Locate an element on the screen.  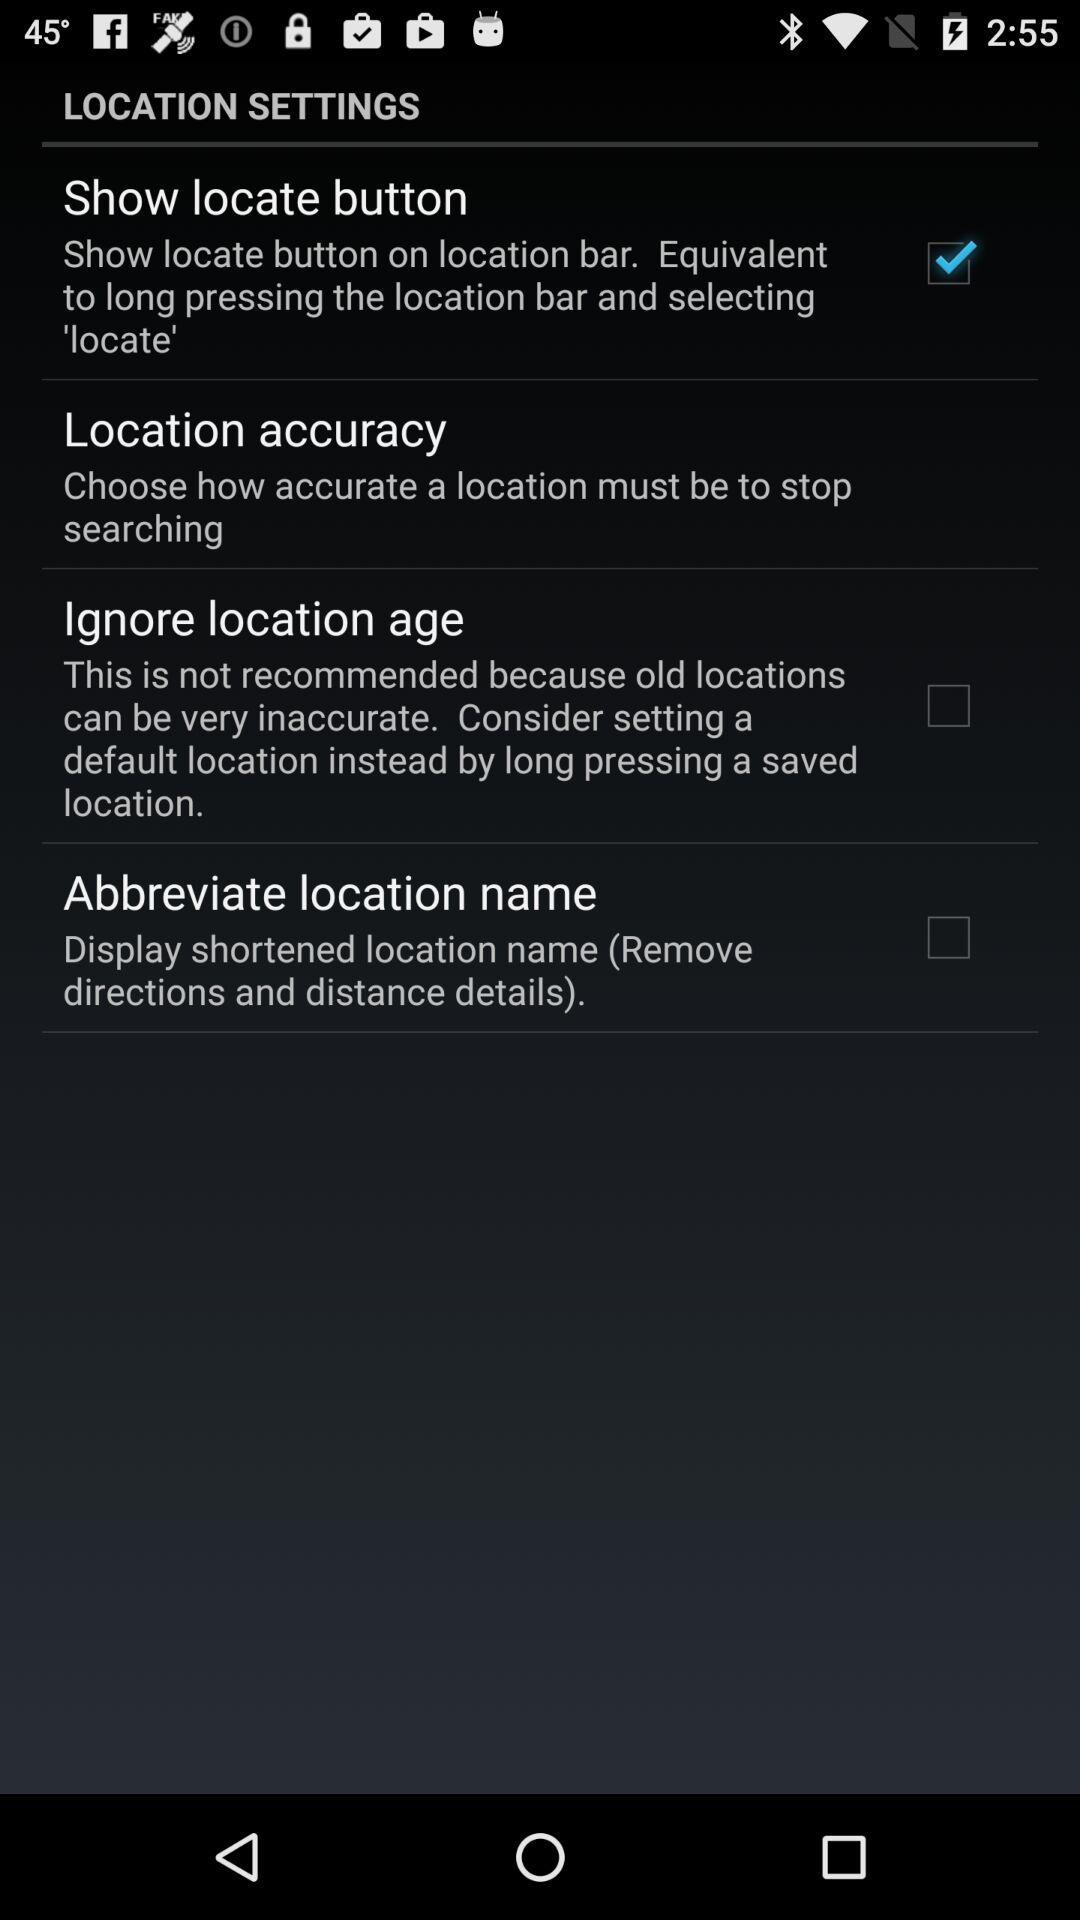
display shortened location app is located at coordinates (463, 969).